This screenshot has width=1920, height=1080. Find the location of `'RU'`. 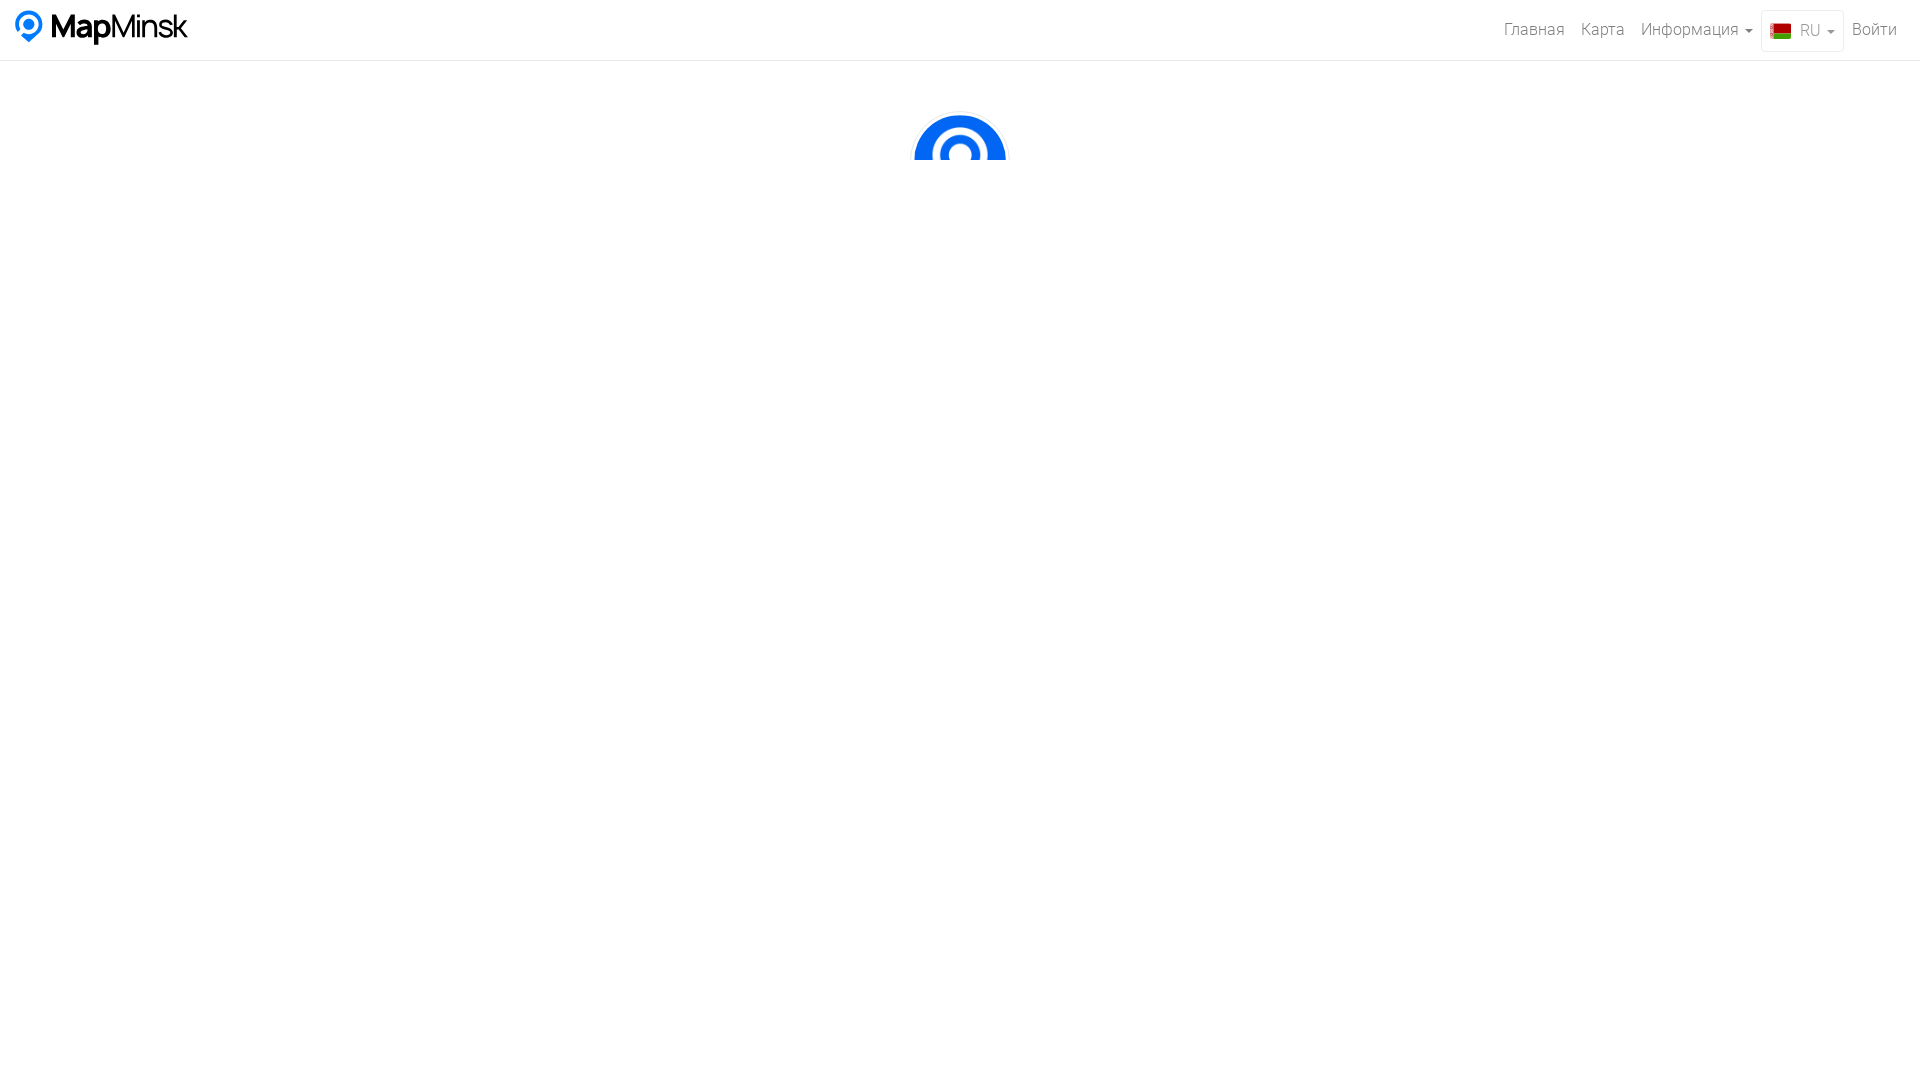

'RU' is located at coordinates (1802, 30).